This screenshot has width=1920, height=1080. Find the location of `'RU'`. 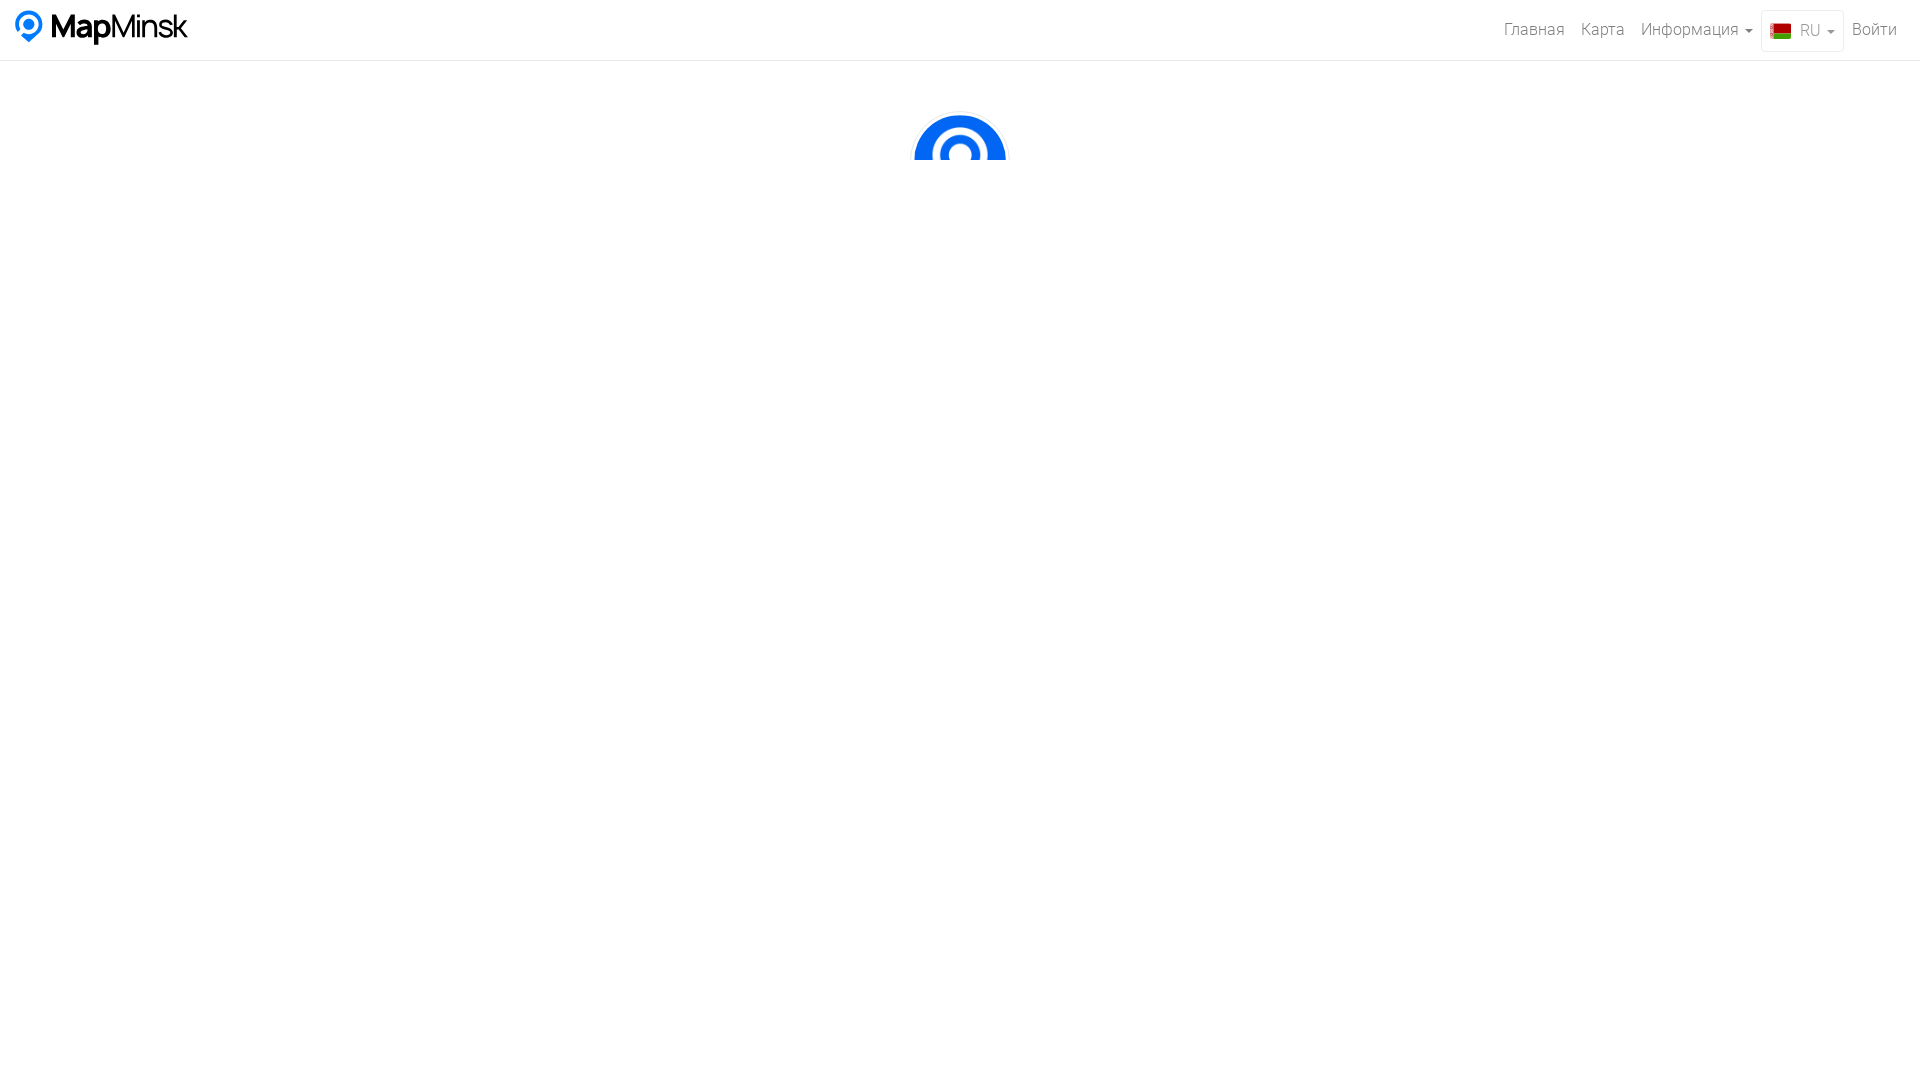

'RU' is located at coordinates (1802, 30).